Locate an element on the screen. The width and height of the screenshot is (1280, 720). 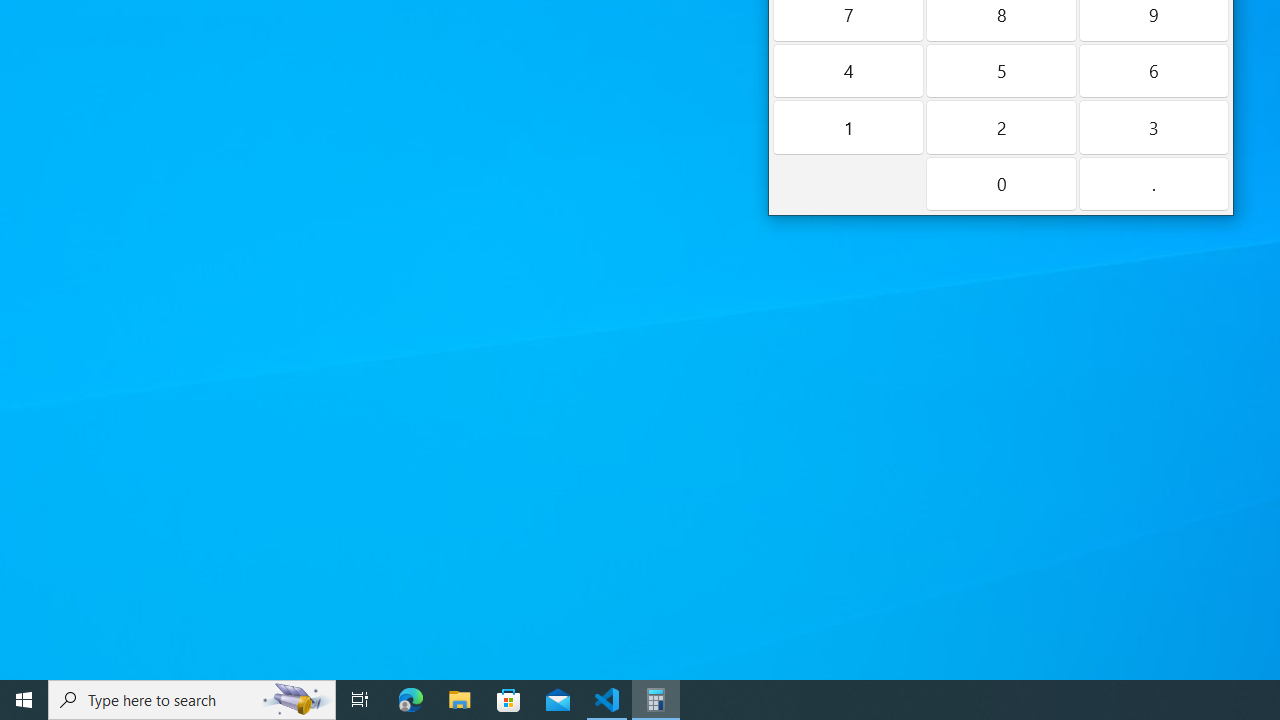
'Three' is located at coordinates (1153, 127).